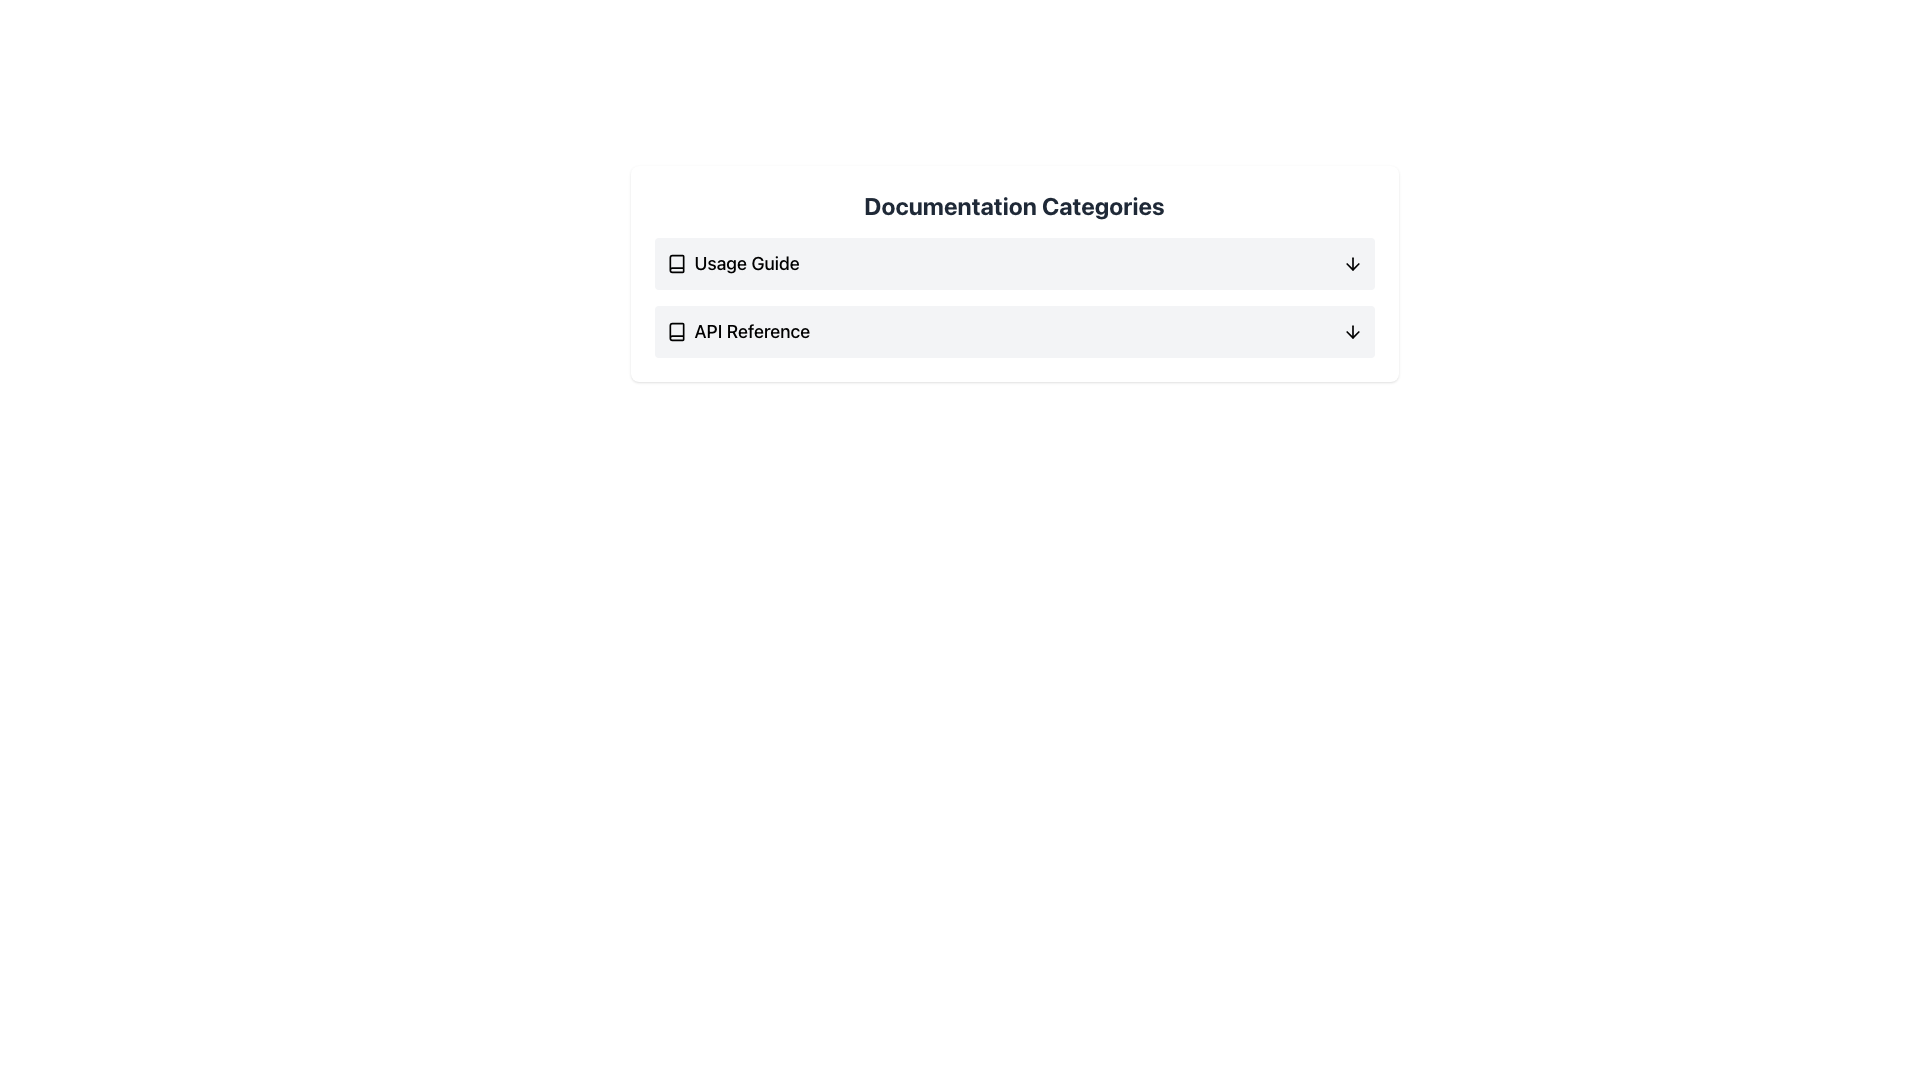  I want to click on the downward arrow icon located on the right side of the 'API Reference' menu item, so click(1352, 330).